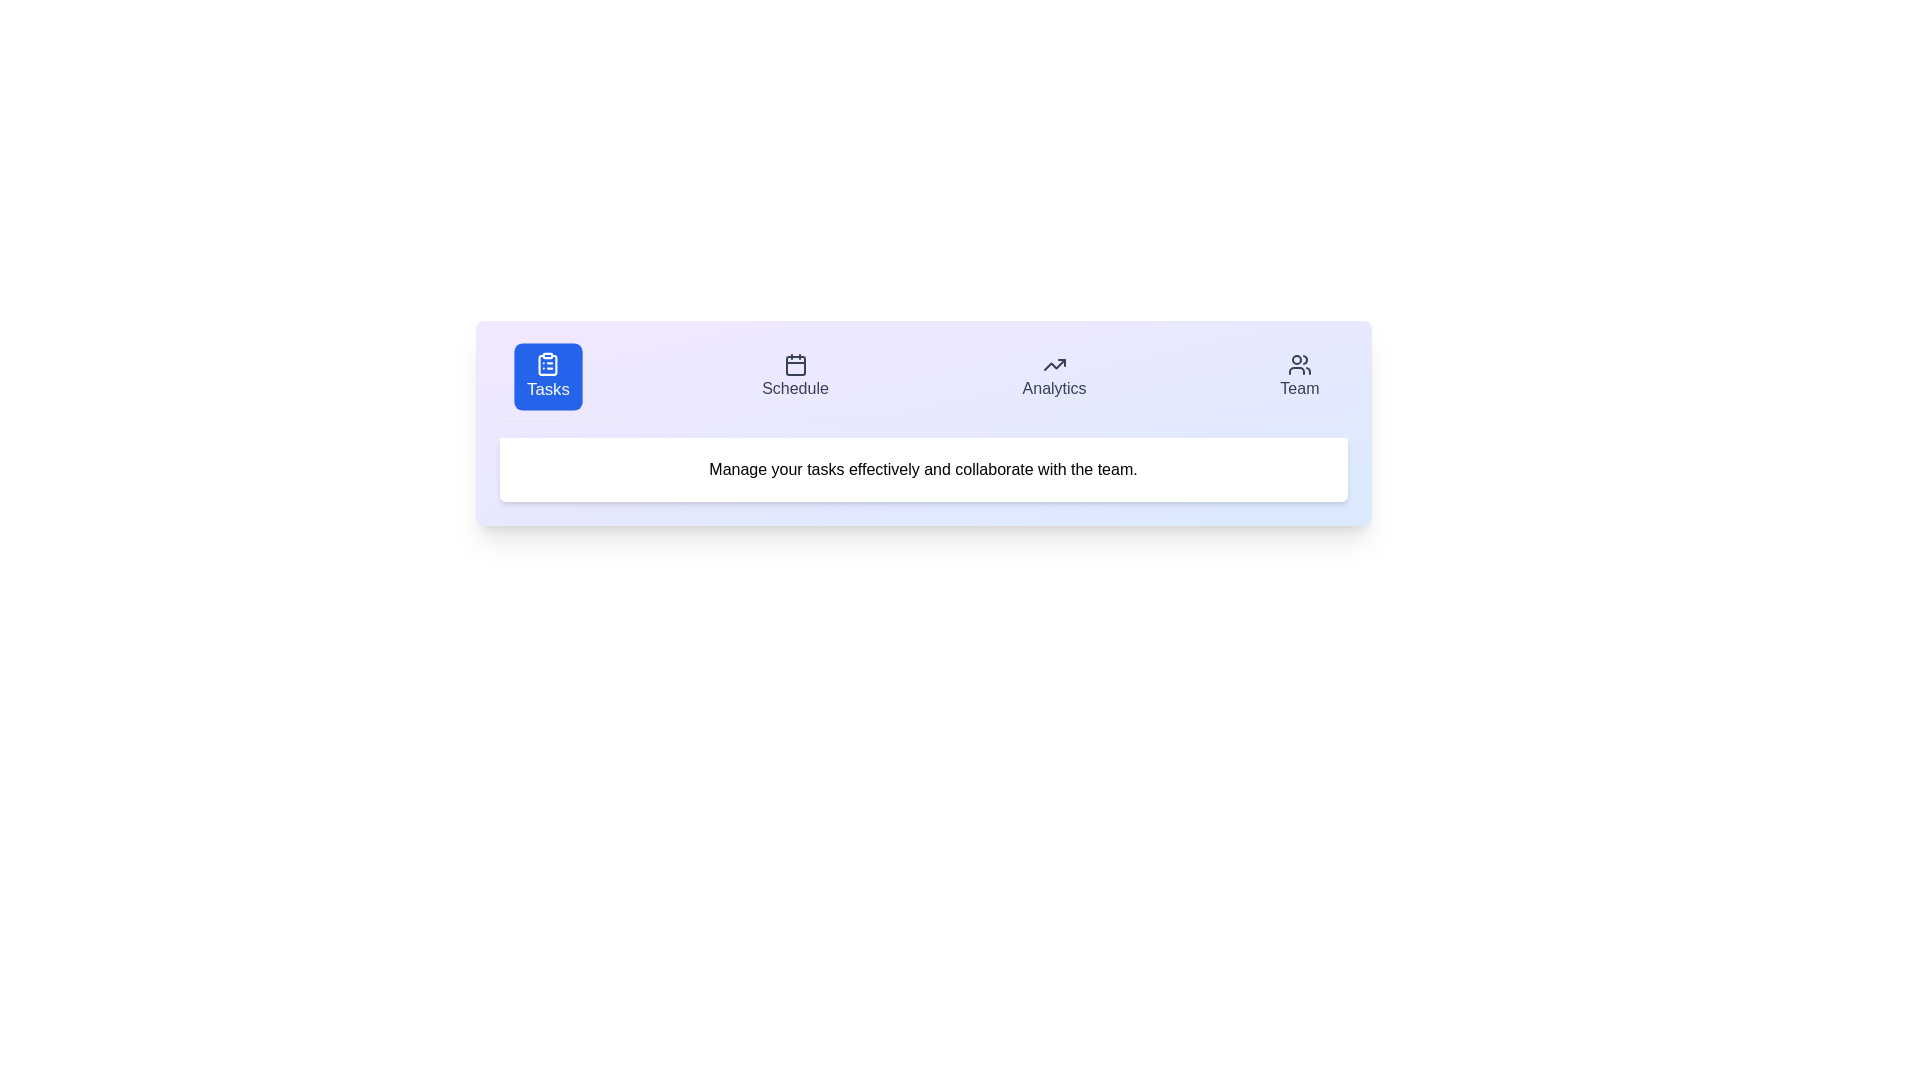 The image size is (1920, 1080). Describe the element at coordinates (1299, 377) in the screenshot. I see `the Team tab by clicking on its respective button` at that location.